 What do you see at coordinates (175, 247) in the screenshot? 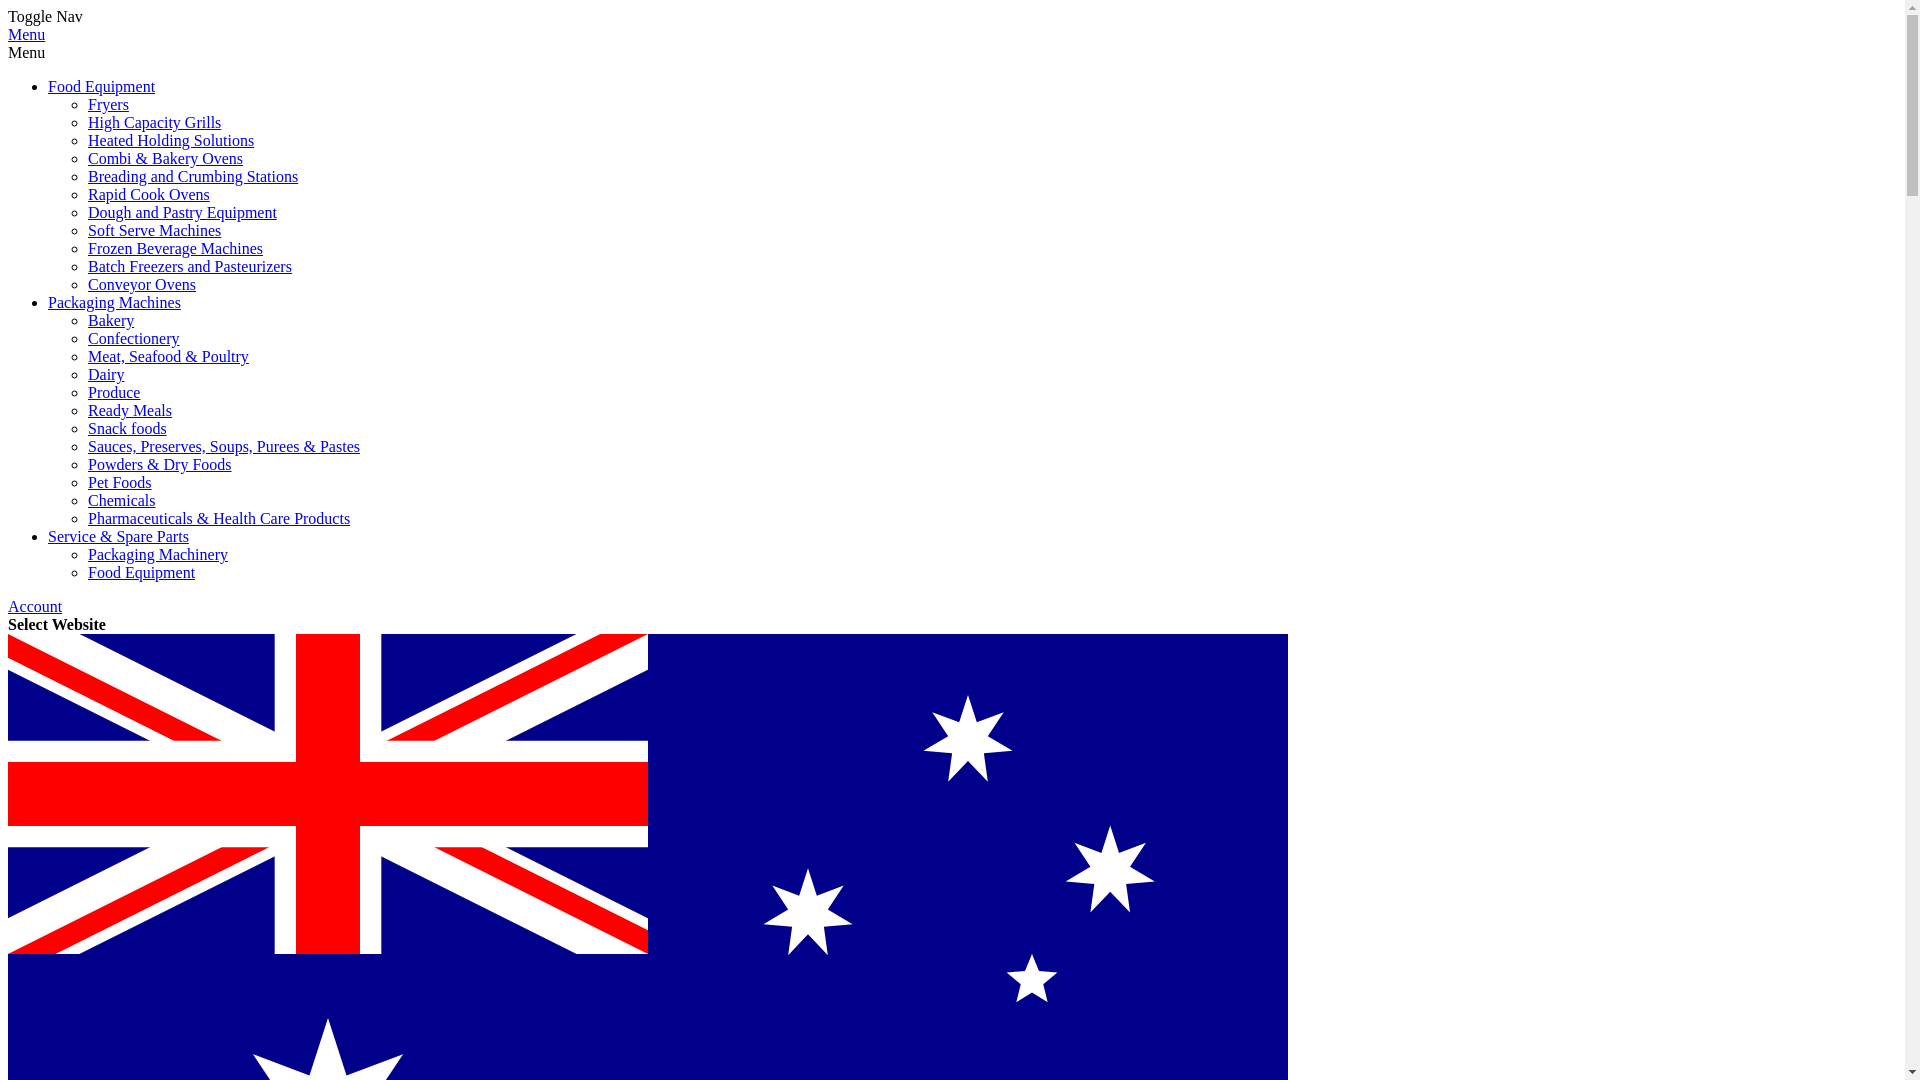
I see `'Frozen Beverage Machines'` at bounding box center [175, 247].